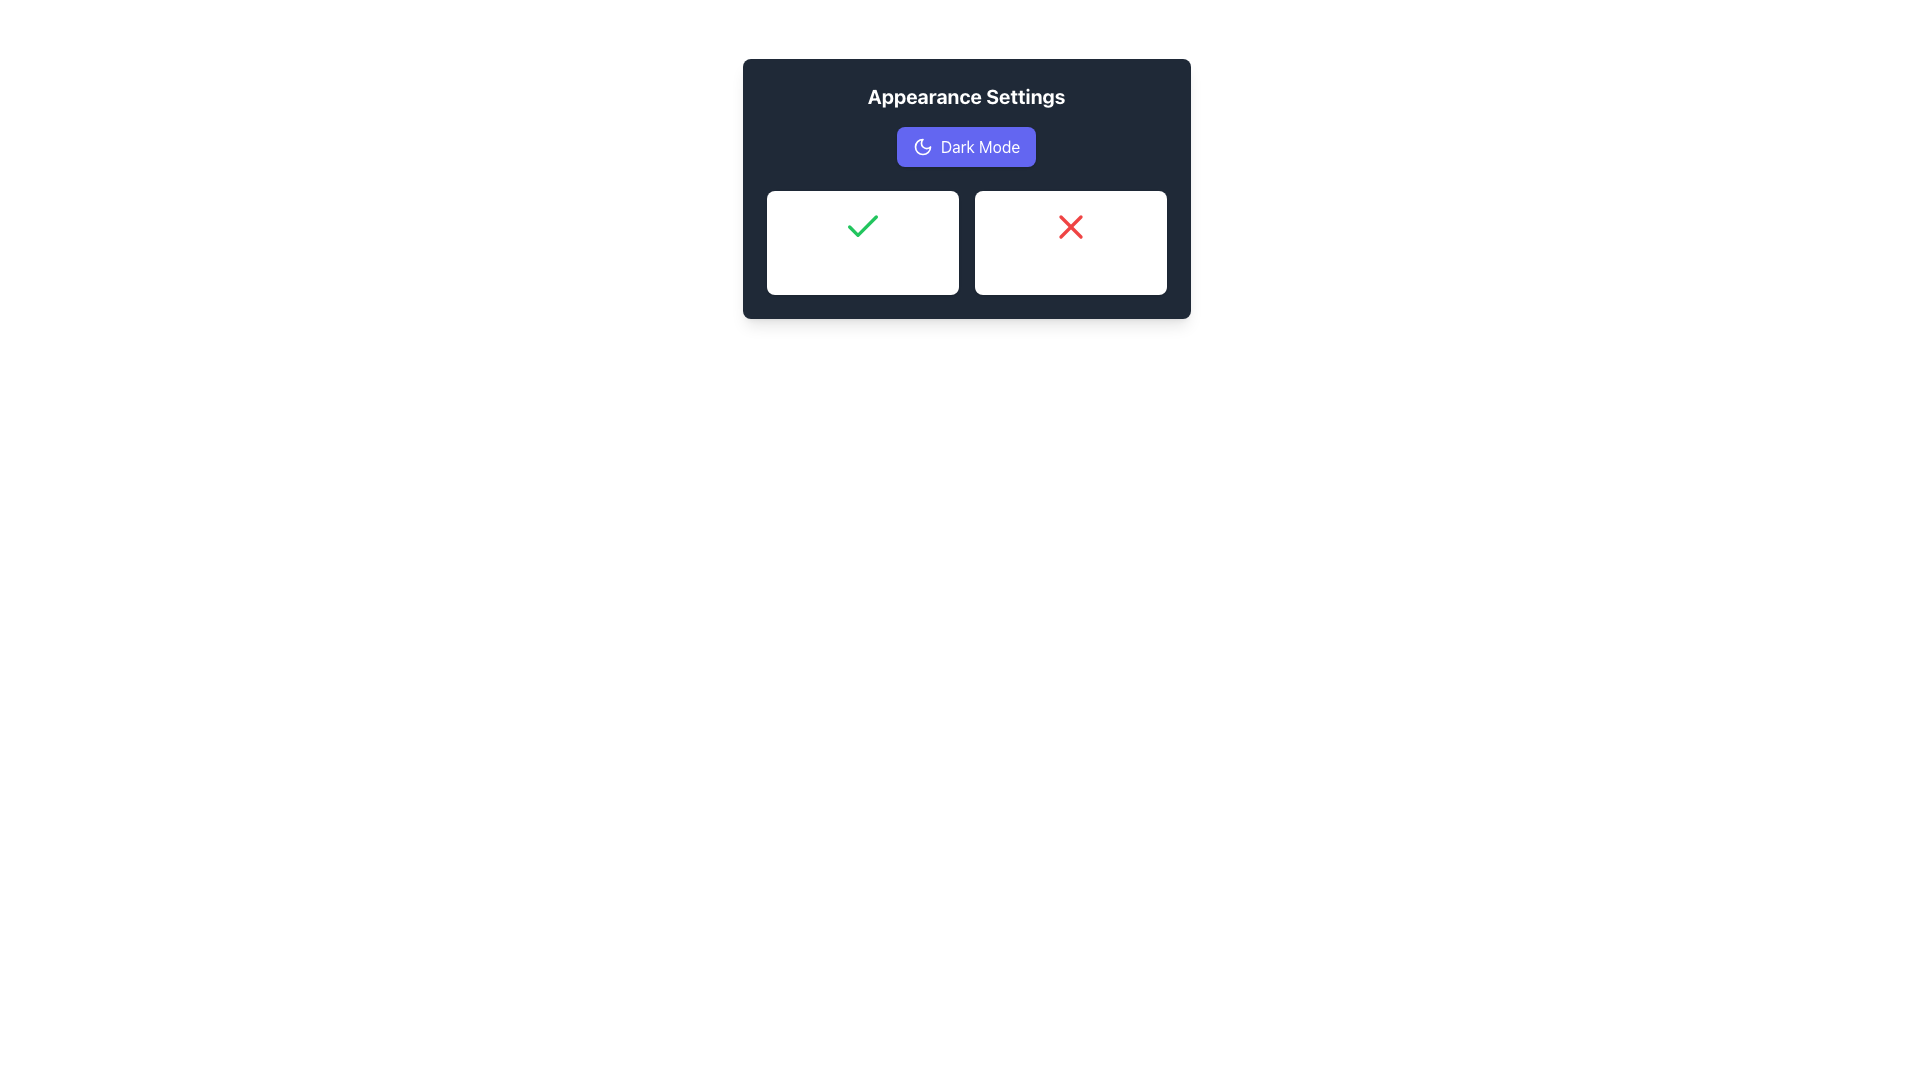 This screenshot has width=1920, height=1080. Describe the element at coordinates (966, 96) in the screenshot. I see `the 'Appearance Settings' text label which is prominently displayed in bold and large font at the top of a card with a dark background` at that location.